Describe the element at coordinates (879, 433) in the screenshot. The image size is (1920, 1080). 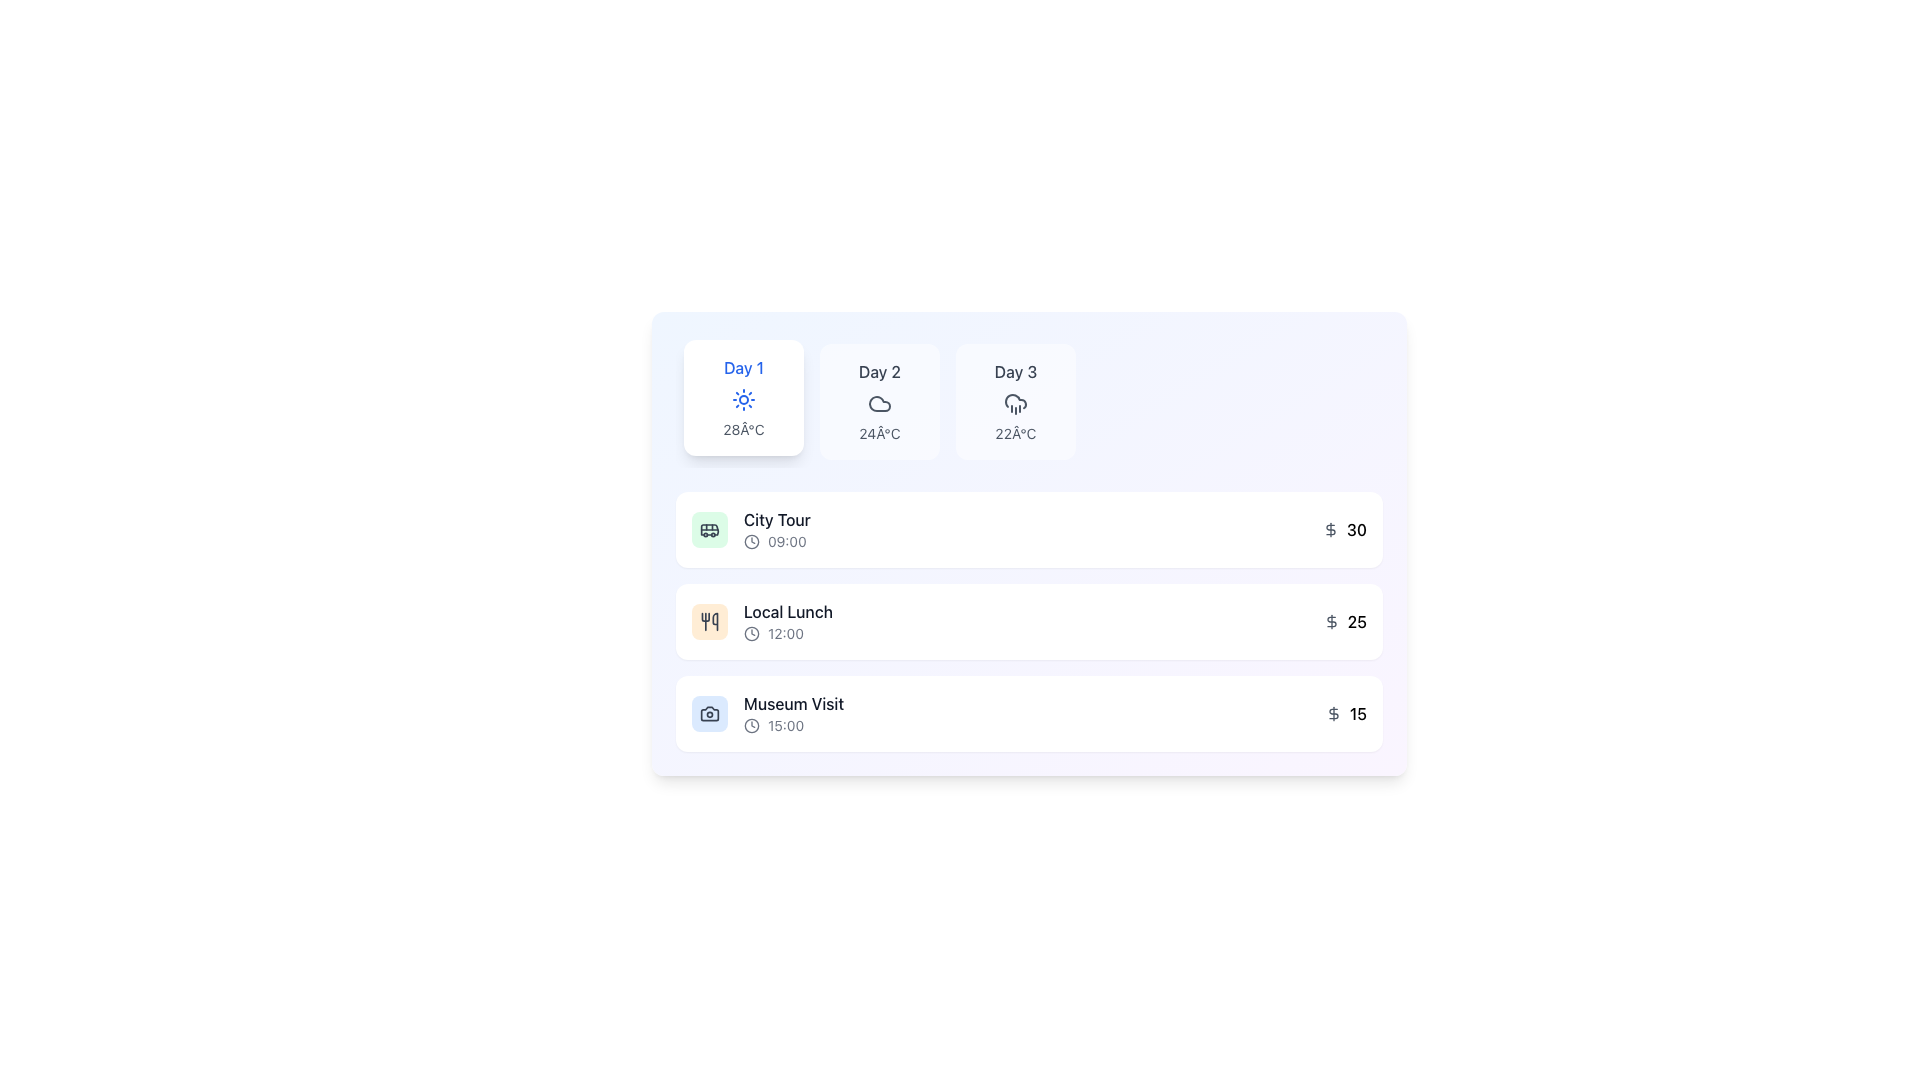
I see `text displaying '24Â°C' located in the bottom section of the 'Day 2' card in the weather display, which is centered horizontally beneath a cloud-shaped icon` at that location.